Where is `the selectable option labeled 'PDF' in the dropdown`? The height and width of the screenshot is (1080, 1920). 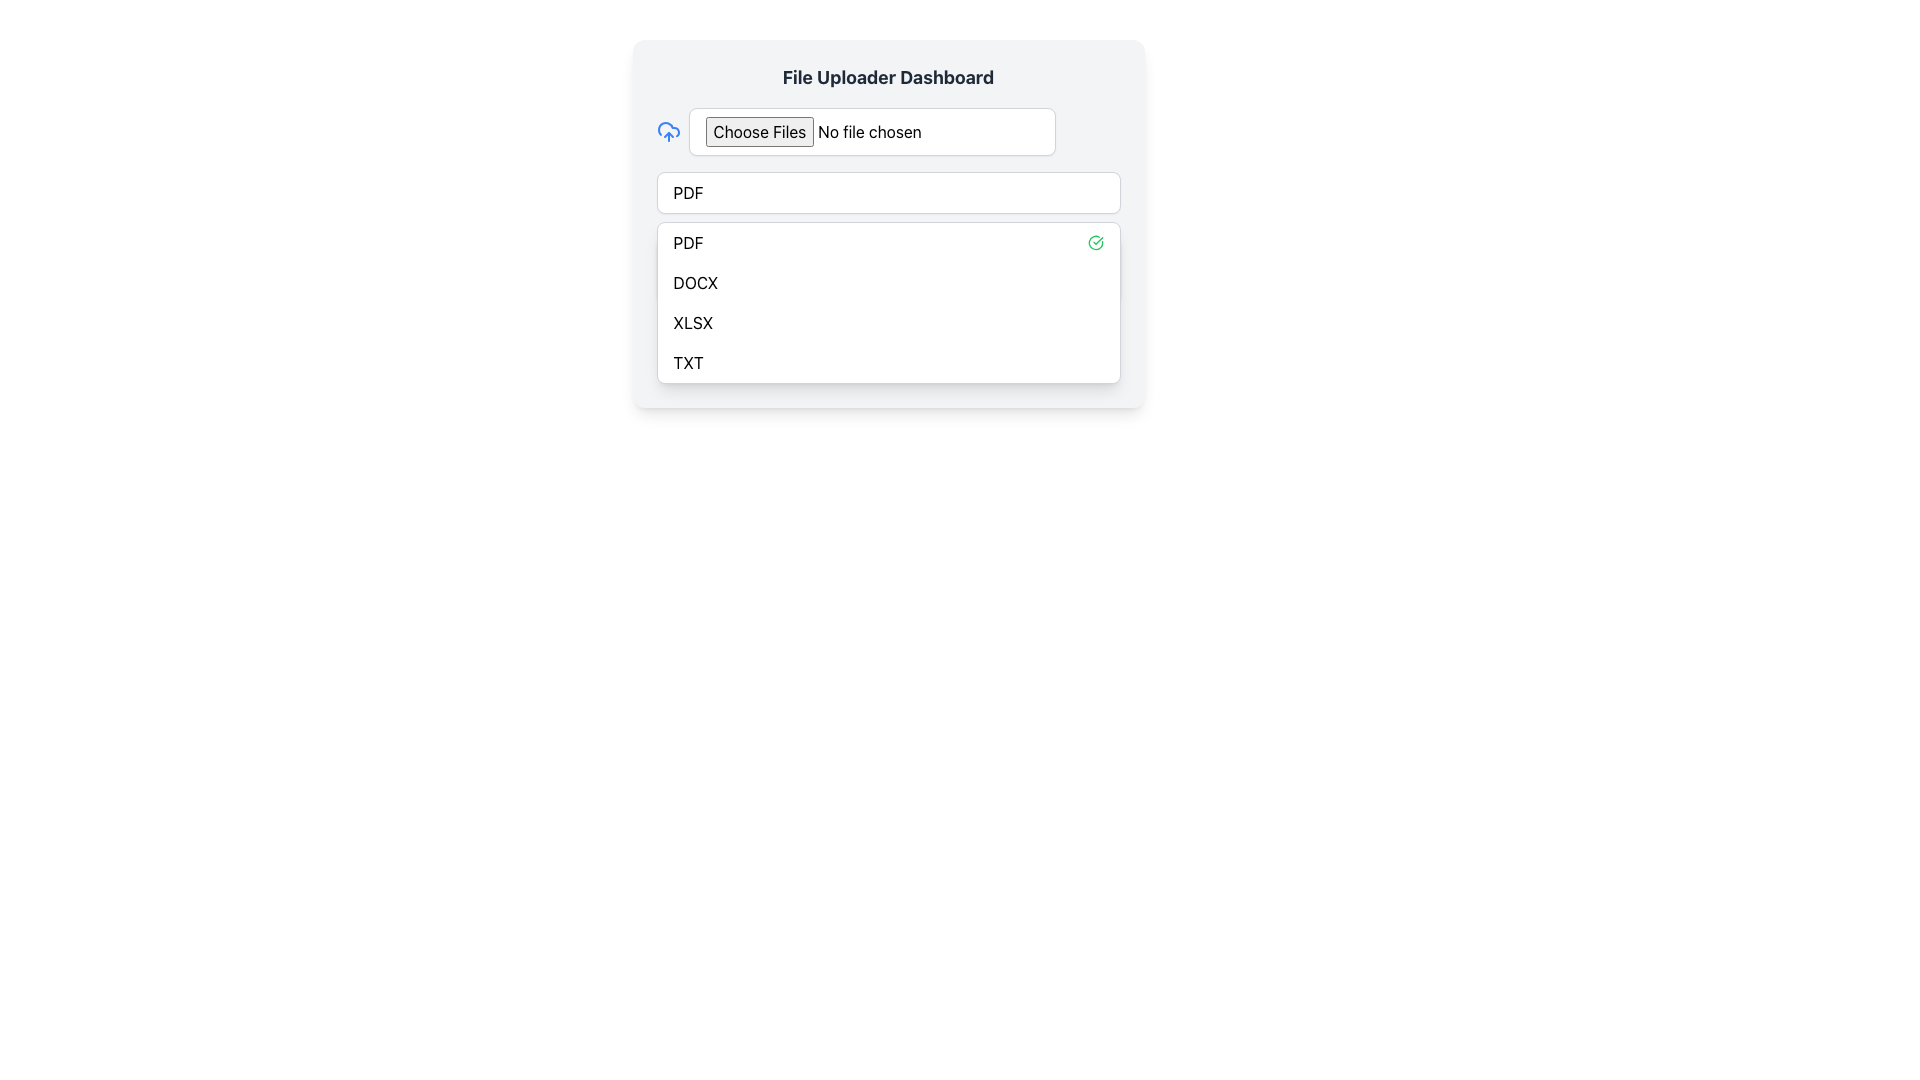 the selectable option labeled 'PDF' in the dropdown is located at coordinates (688, 242).